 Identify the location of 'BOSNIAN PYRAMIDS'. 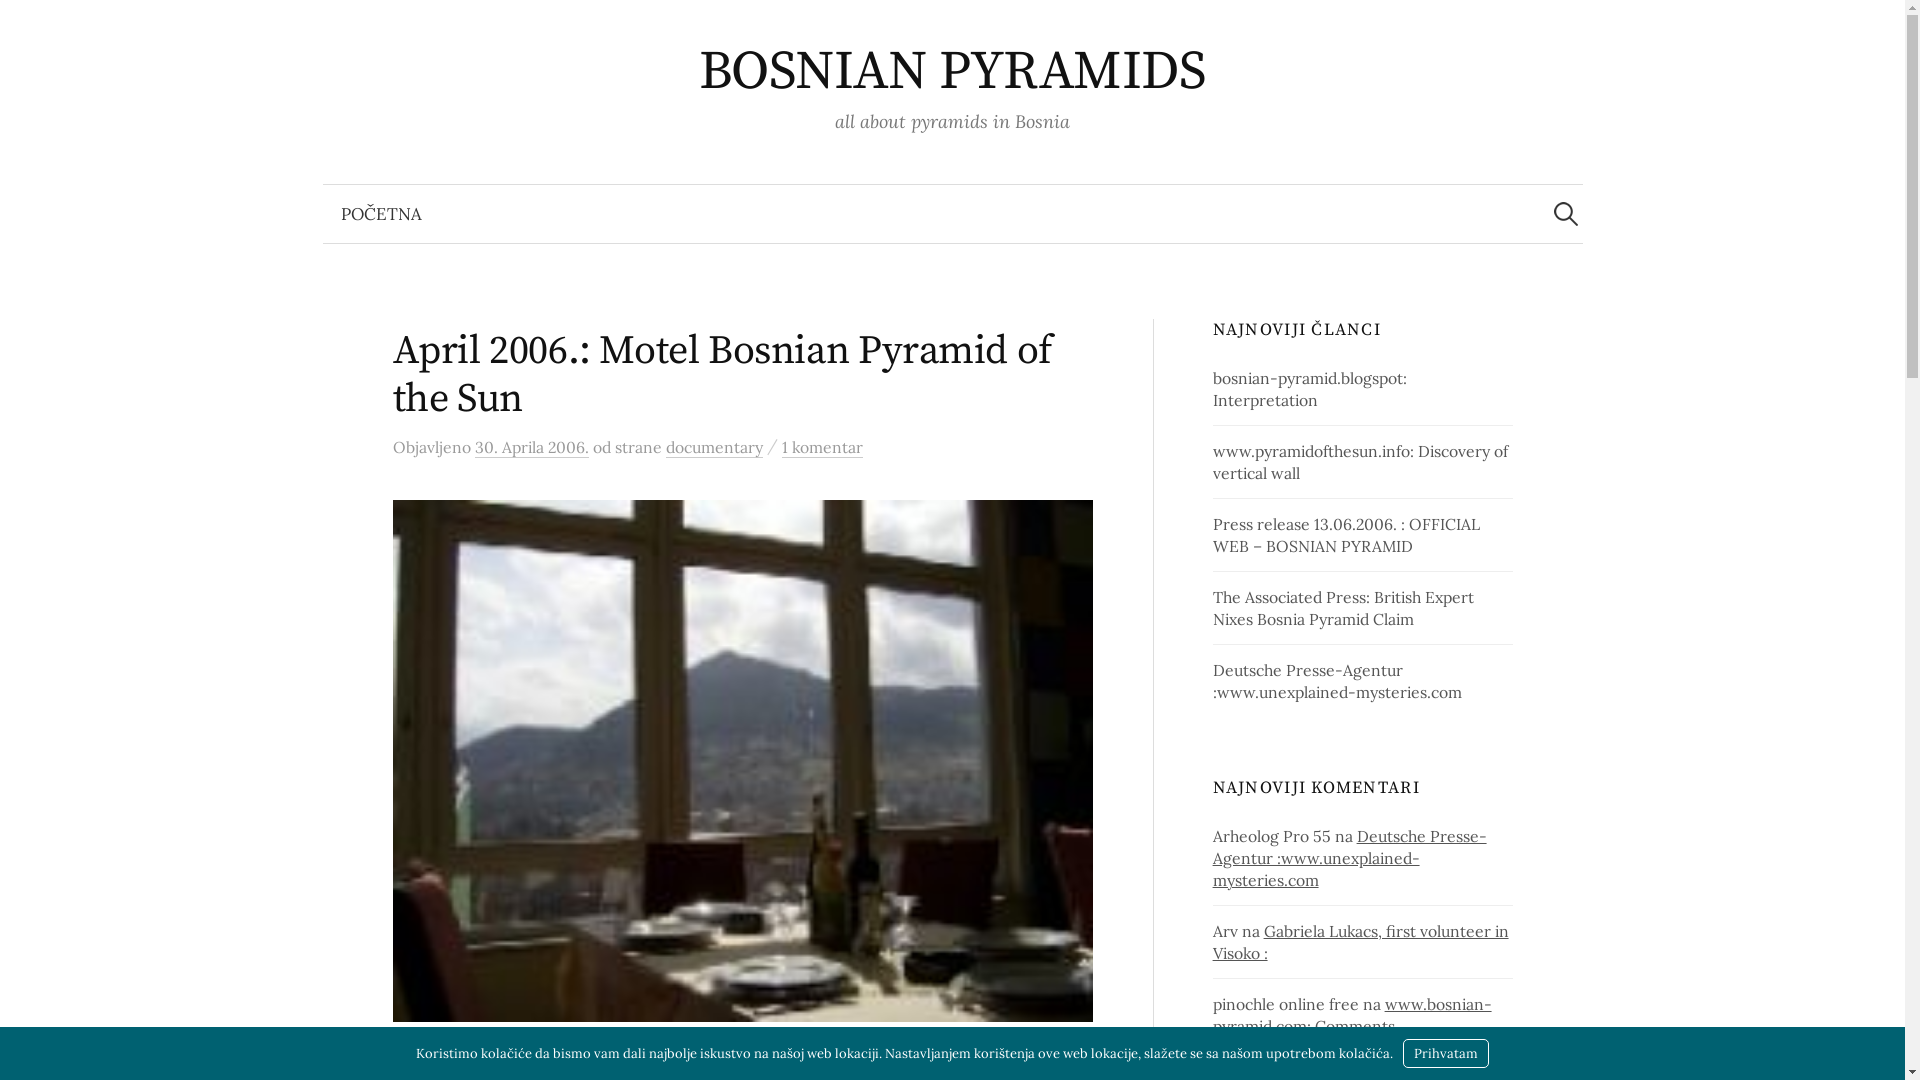
(951, 71).